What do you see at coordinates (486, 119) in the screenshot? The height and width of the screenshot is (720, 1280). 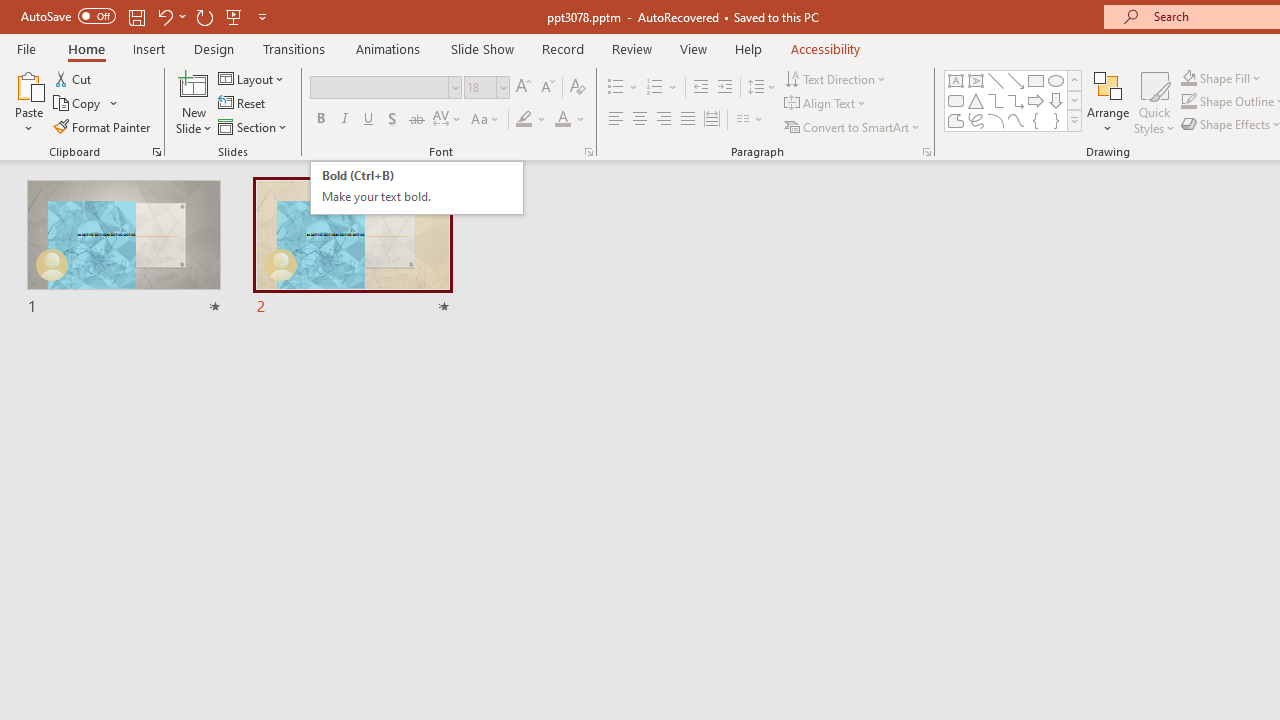 I see `'Change Case'` at bounding box center [486, 119].